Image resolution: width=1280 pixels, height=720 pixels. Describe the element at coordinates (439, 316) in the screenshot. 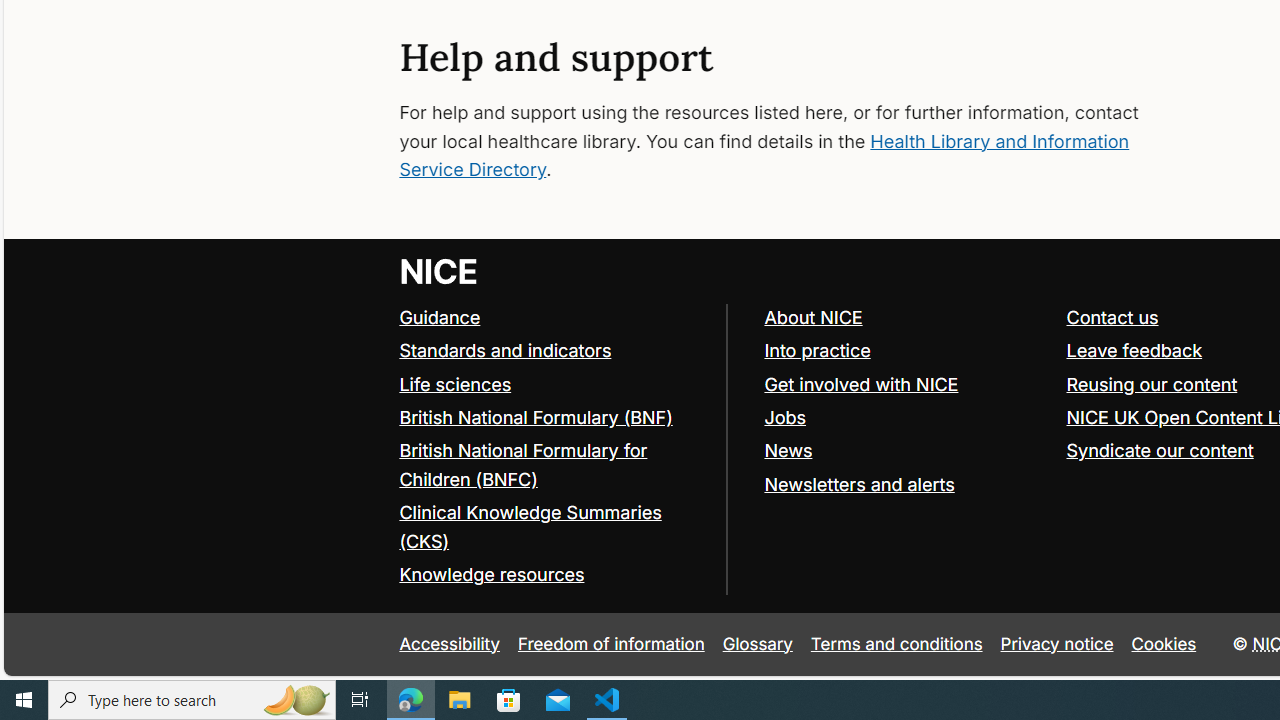

I see `'Guidance'` at that location.